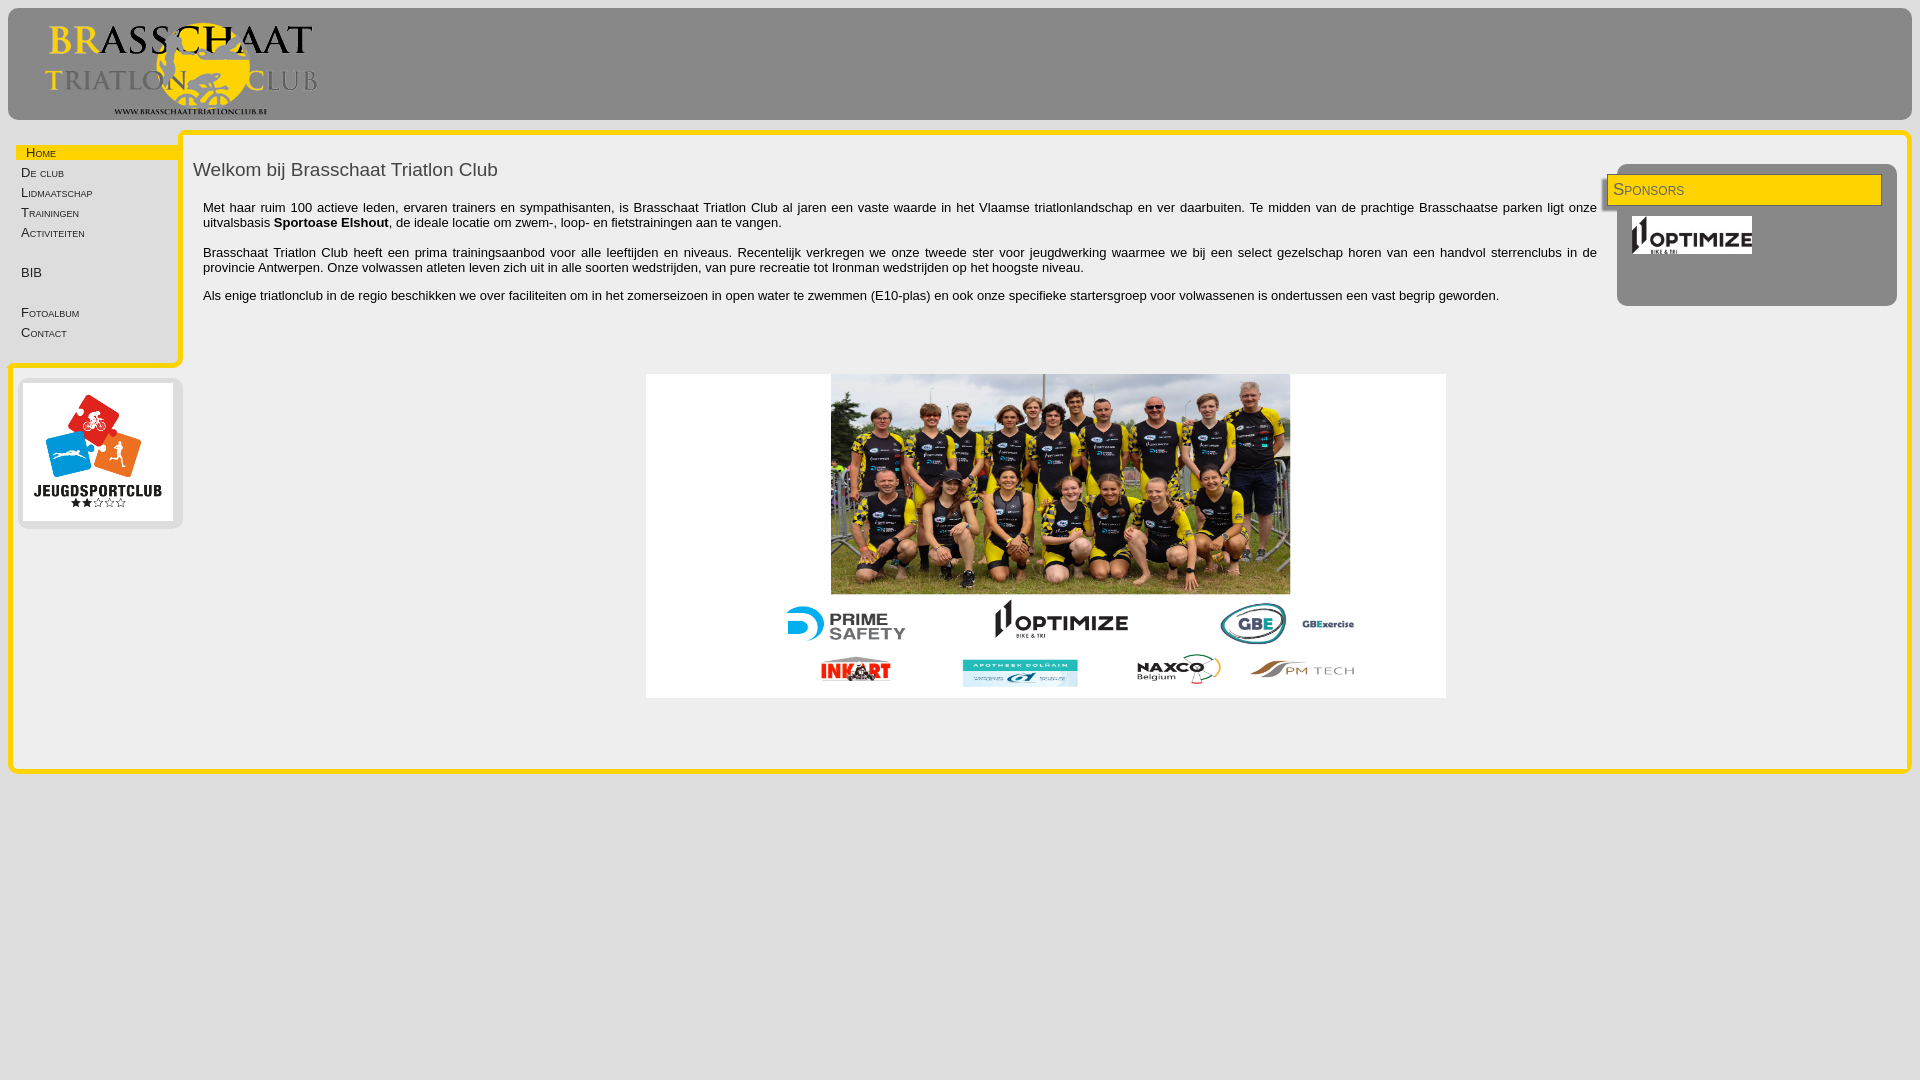  I want to click on 'Trainingen', so click(15, 212).